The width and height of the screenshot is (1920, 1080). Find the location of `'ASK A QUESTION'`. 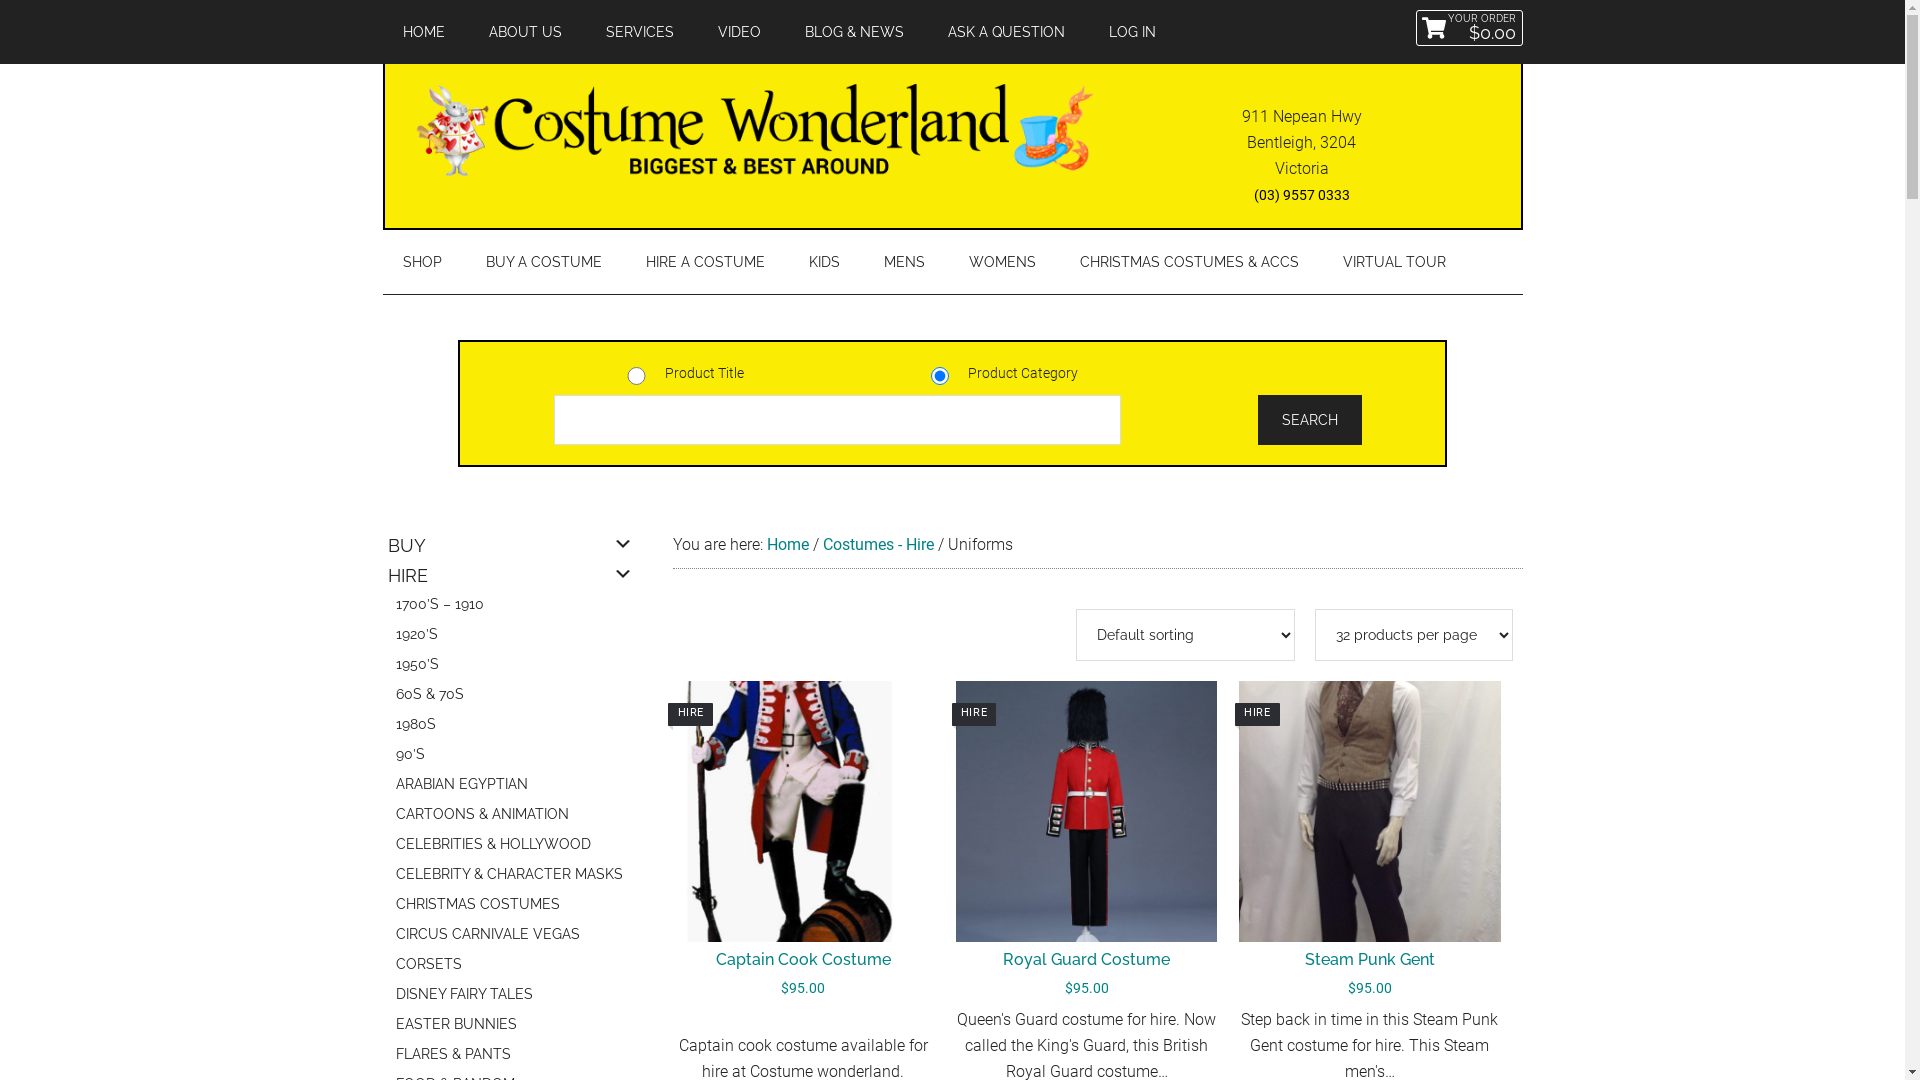

'ASK A QUESTION' is located at coordinates (1006, 31).